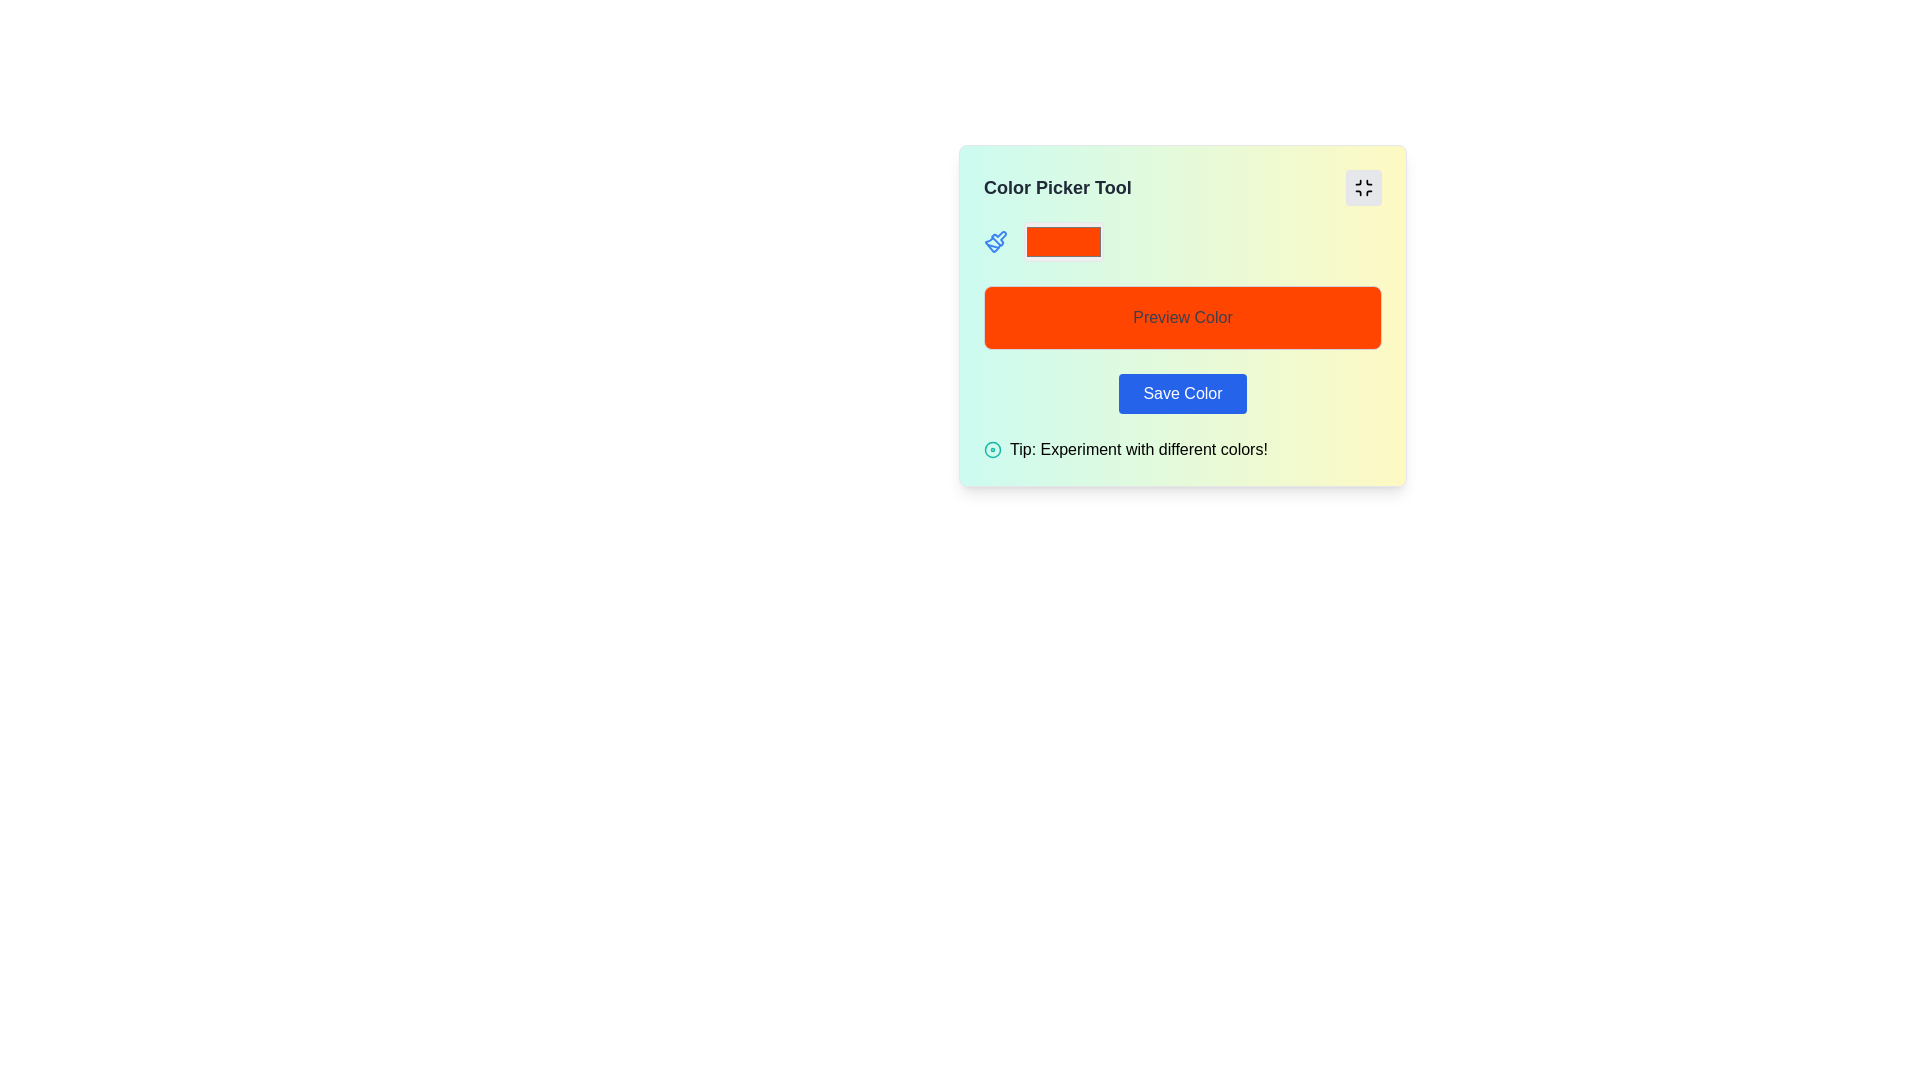 The width and height of the screenshot is (1920, 1080). What do you see at coordinates (1125, 450) in the screenshot?
I see `the informational text element displaying the message 'Tip: Experiment with different colors!' which includes a circular icon with a teal-colored border, located at the bottom of the panel under the 'Save Color' button` at bounding box center [1125, 450].